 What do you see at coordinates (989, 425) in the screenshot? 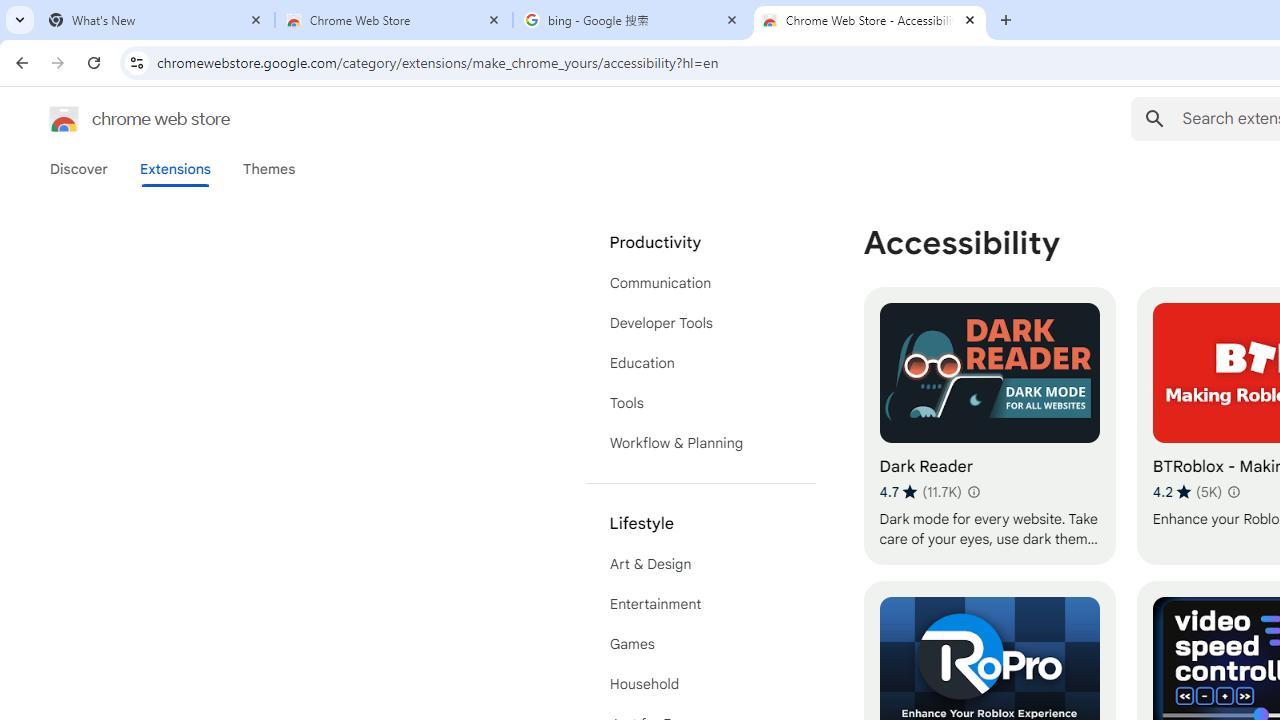
I see `'Dark Reader'` at bounding box center [989, 425].